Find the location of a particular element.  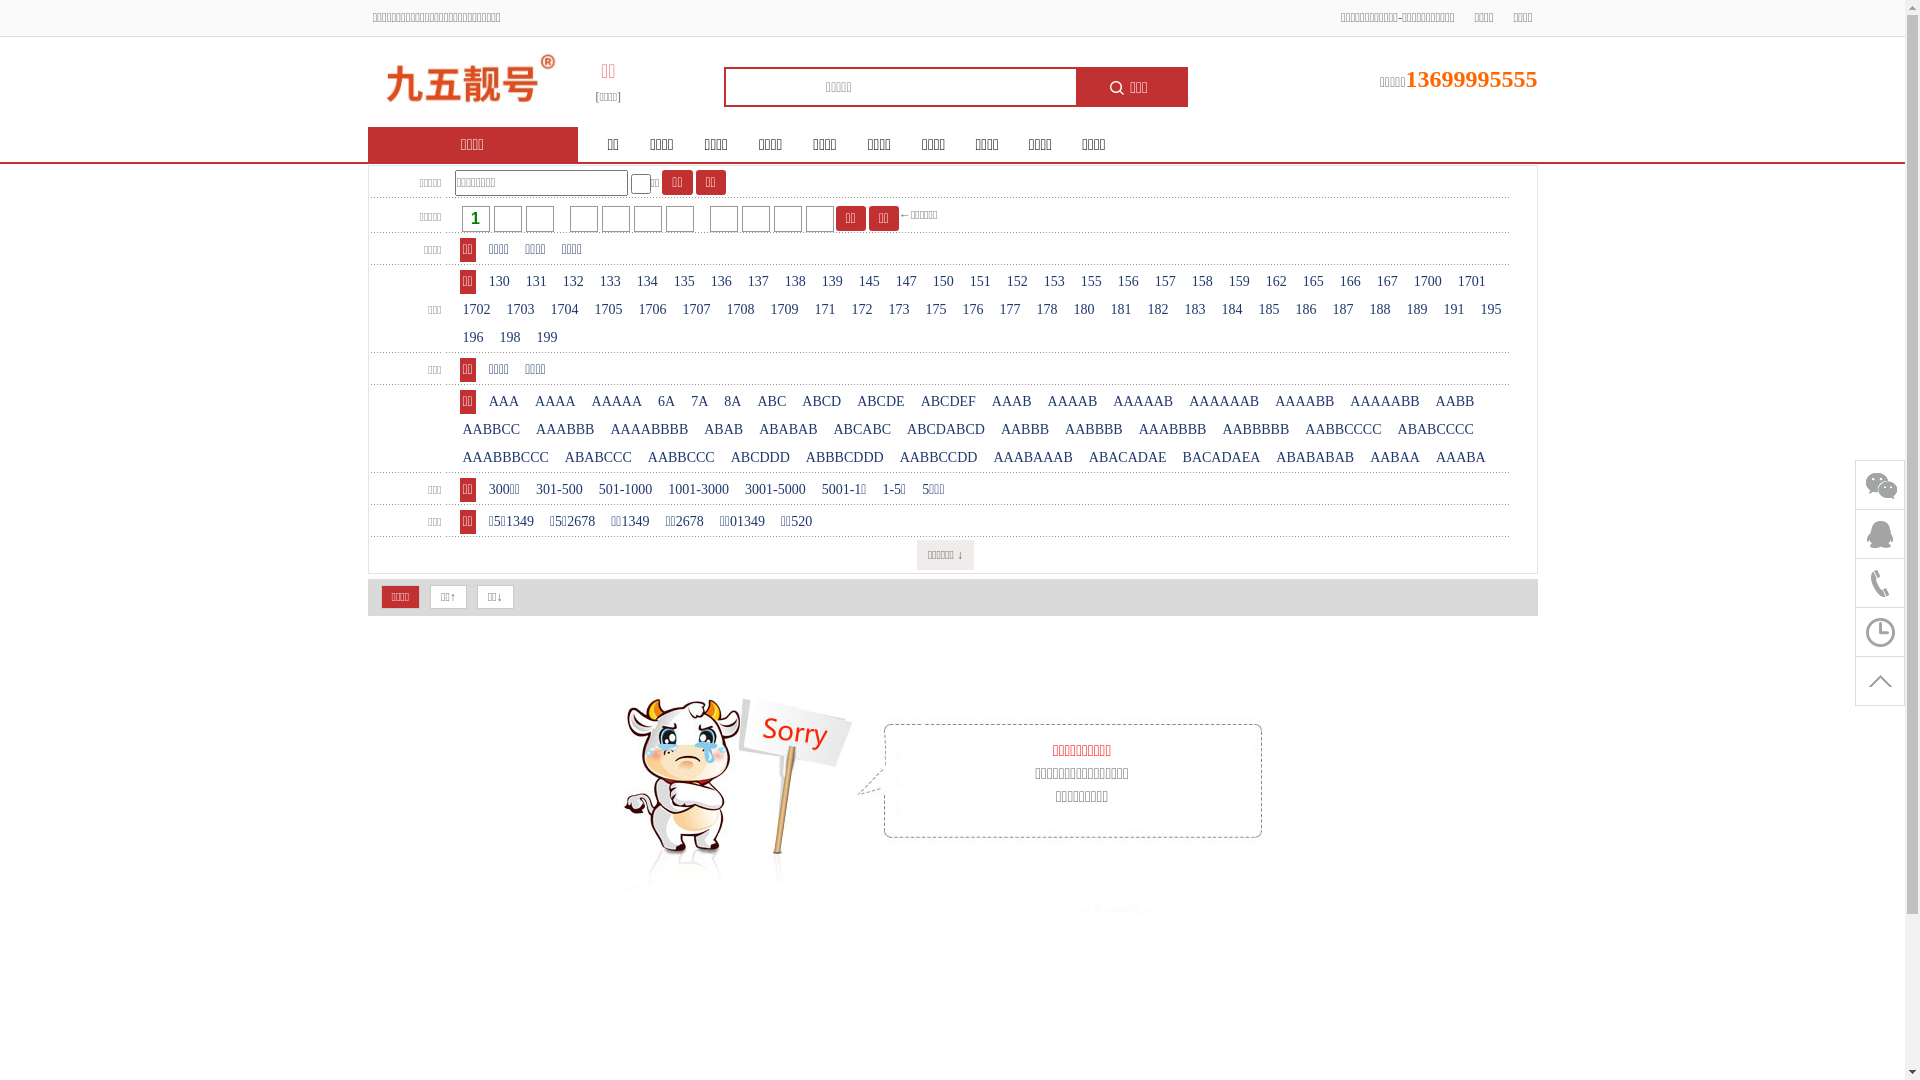

'ABACADAE' is located at coordinates (1084, 458).